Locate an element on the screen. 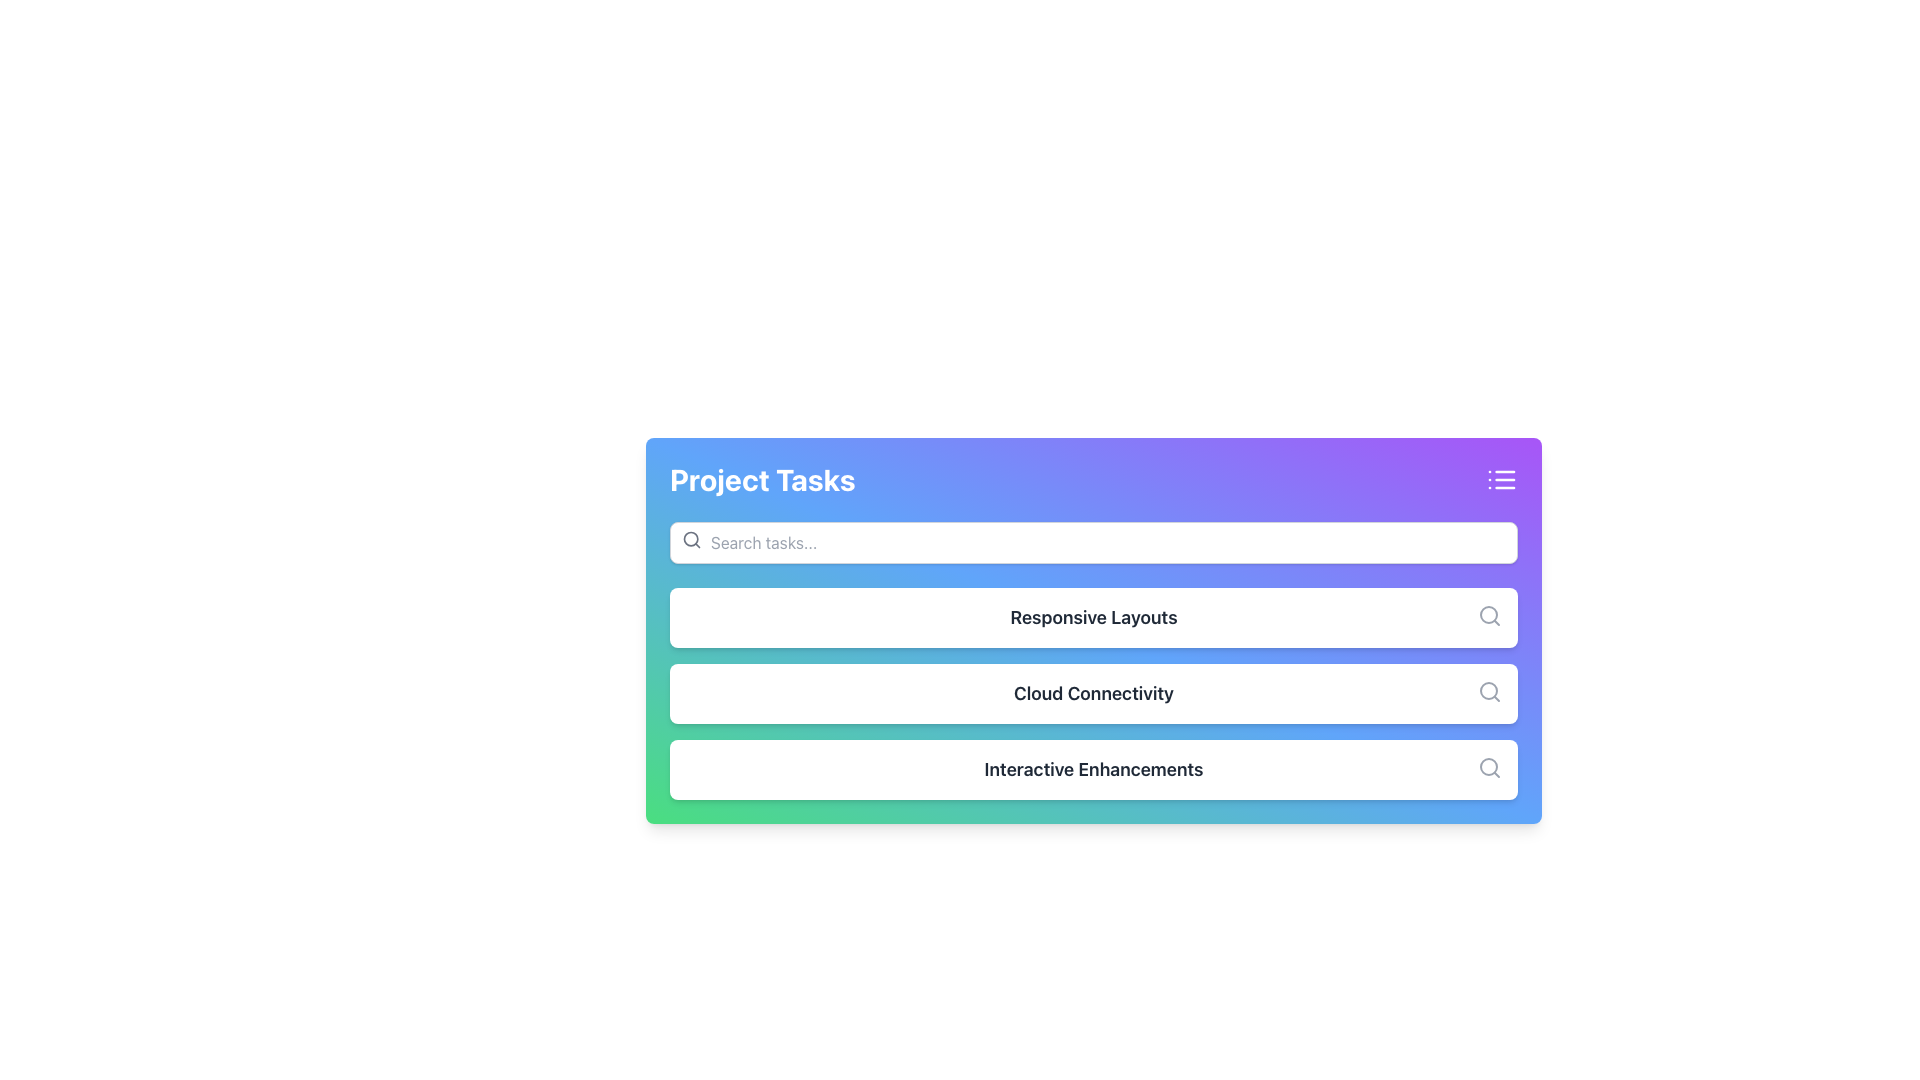  the title text within the card layout related to 'Responsive Layouts' is located at coordinates (1093, 631).